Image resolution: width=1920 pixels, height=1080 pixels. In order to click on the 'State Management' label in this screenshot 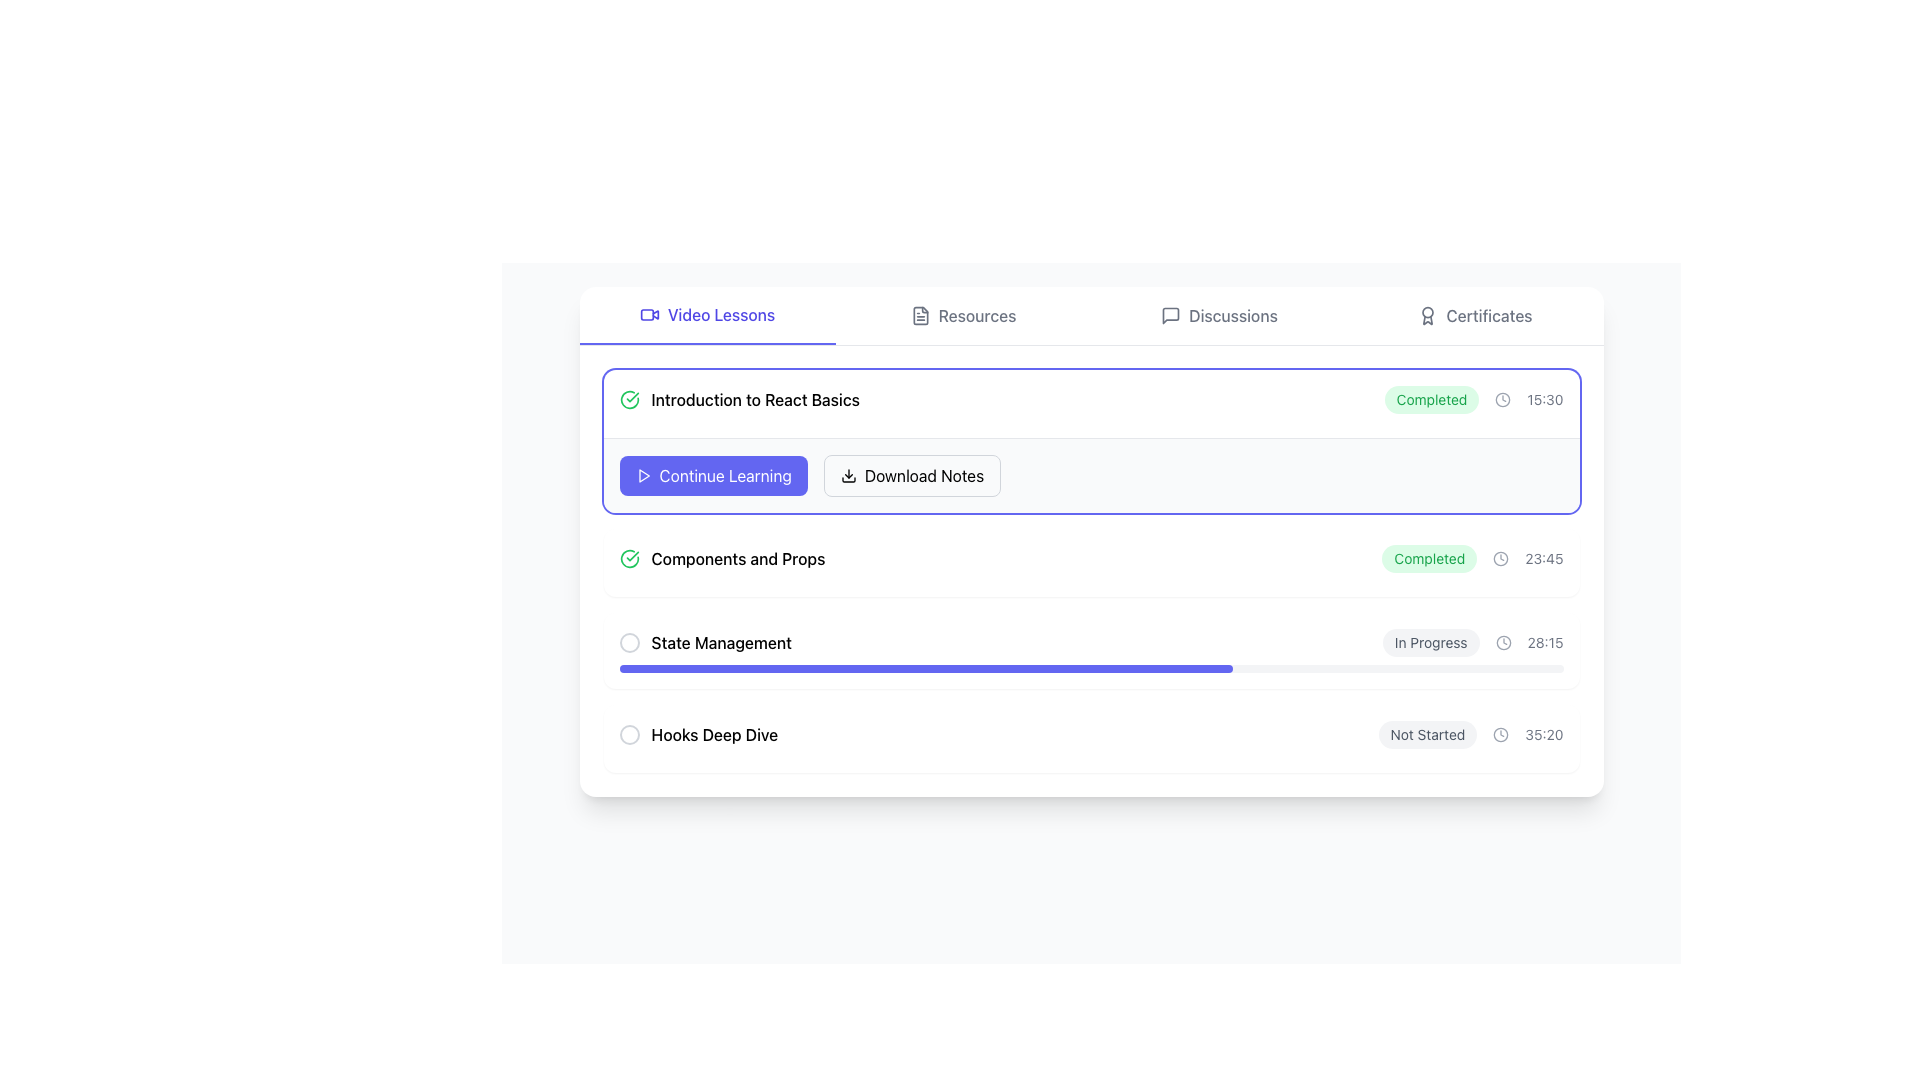, I will do `click(705, 643)`.